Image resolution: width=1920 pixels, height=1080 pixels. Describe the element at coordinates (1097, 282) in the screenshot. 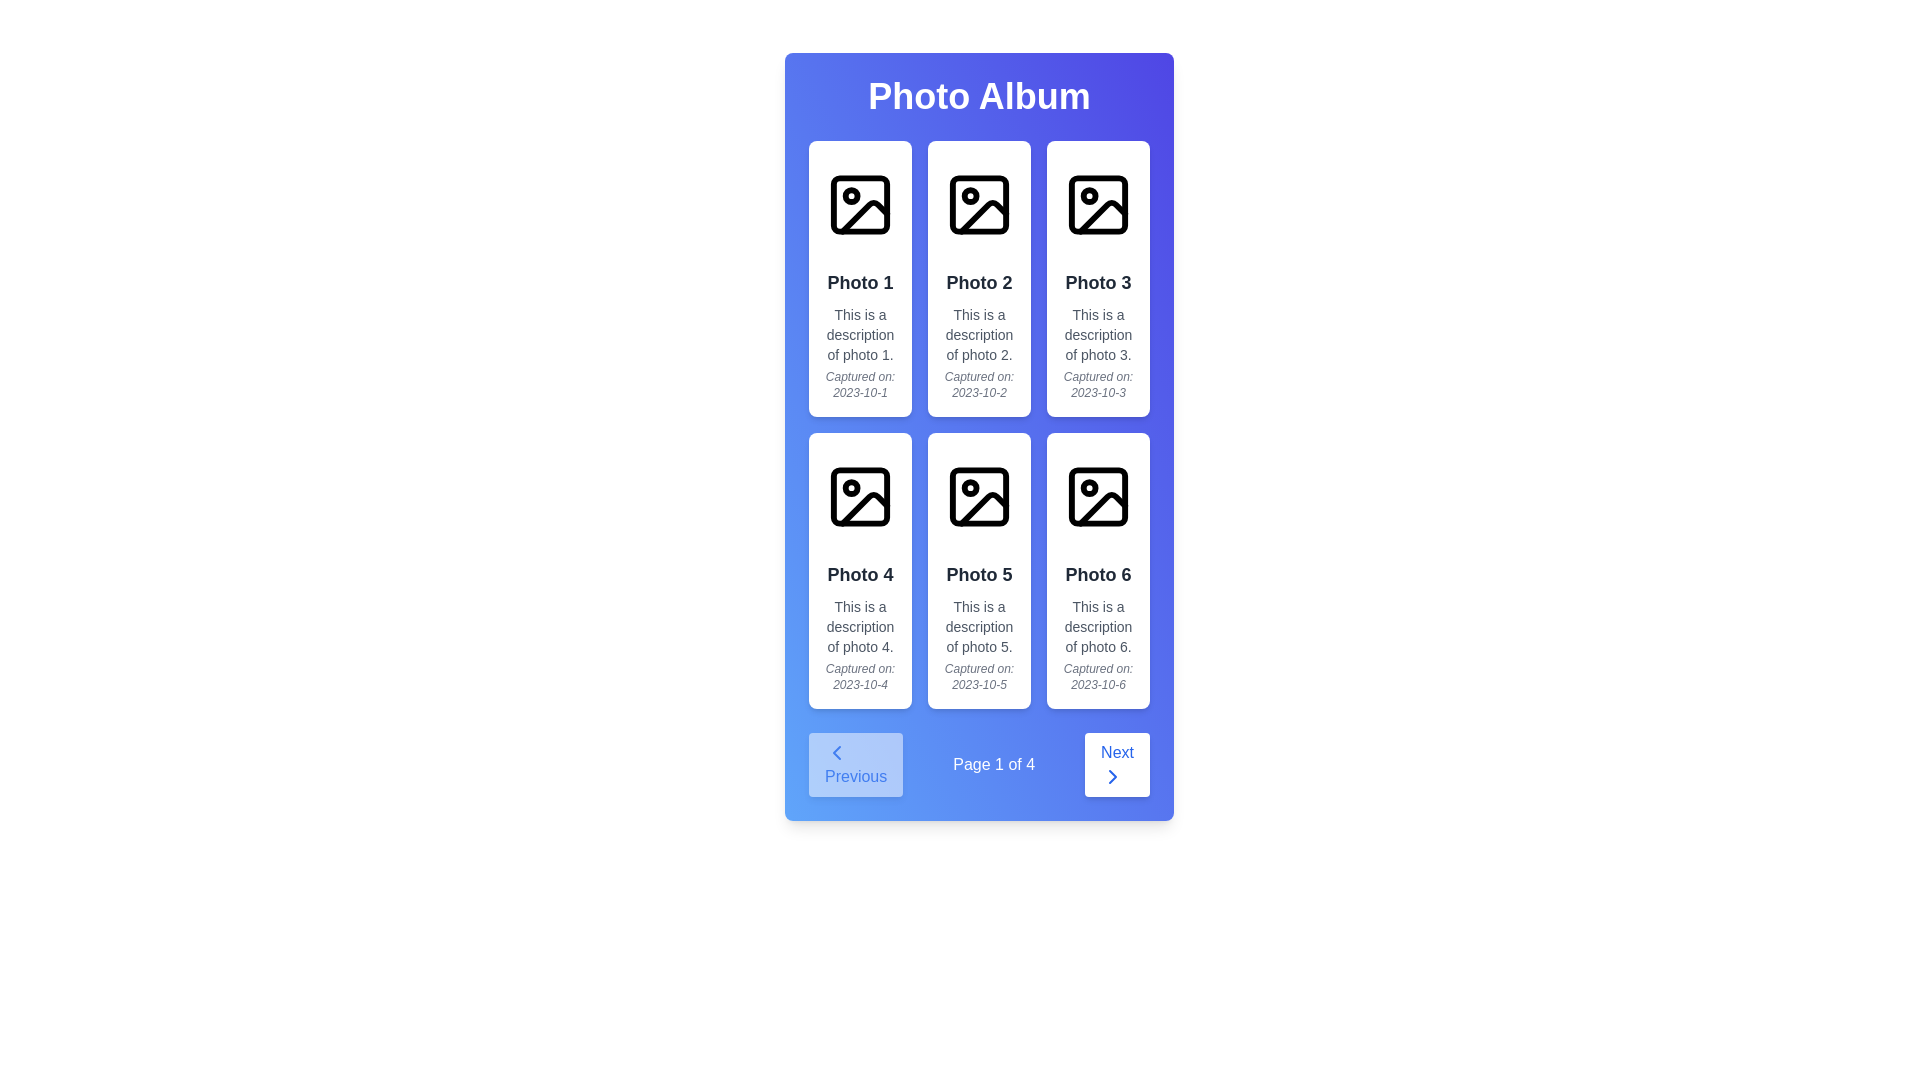

I see `the text label 'Photo 3' located near the top of the third card in the first row of the grid layout` at that location.